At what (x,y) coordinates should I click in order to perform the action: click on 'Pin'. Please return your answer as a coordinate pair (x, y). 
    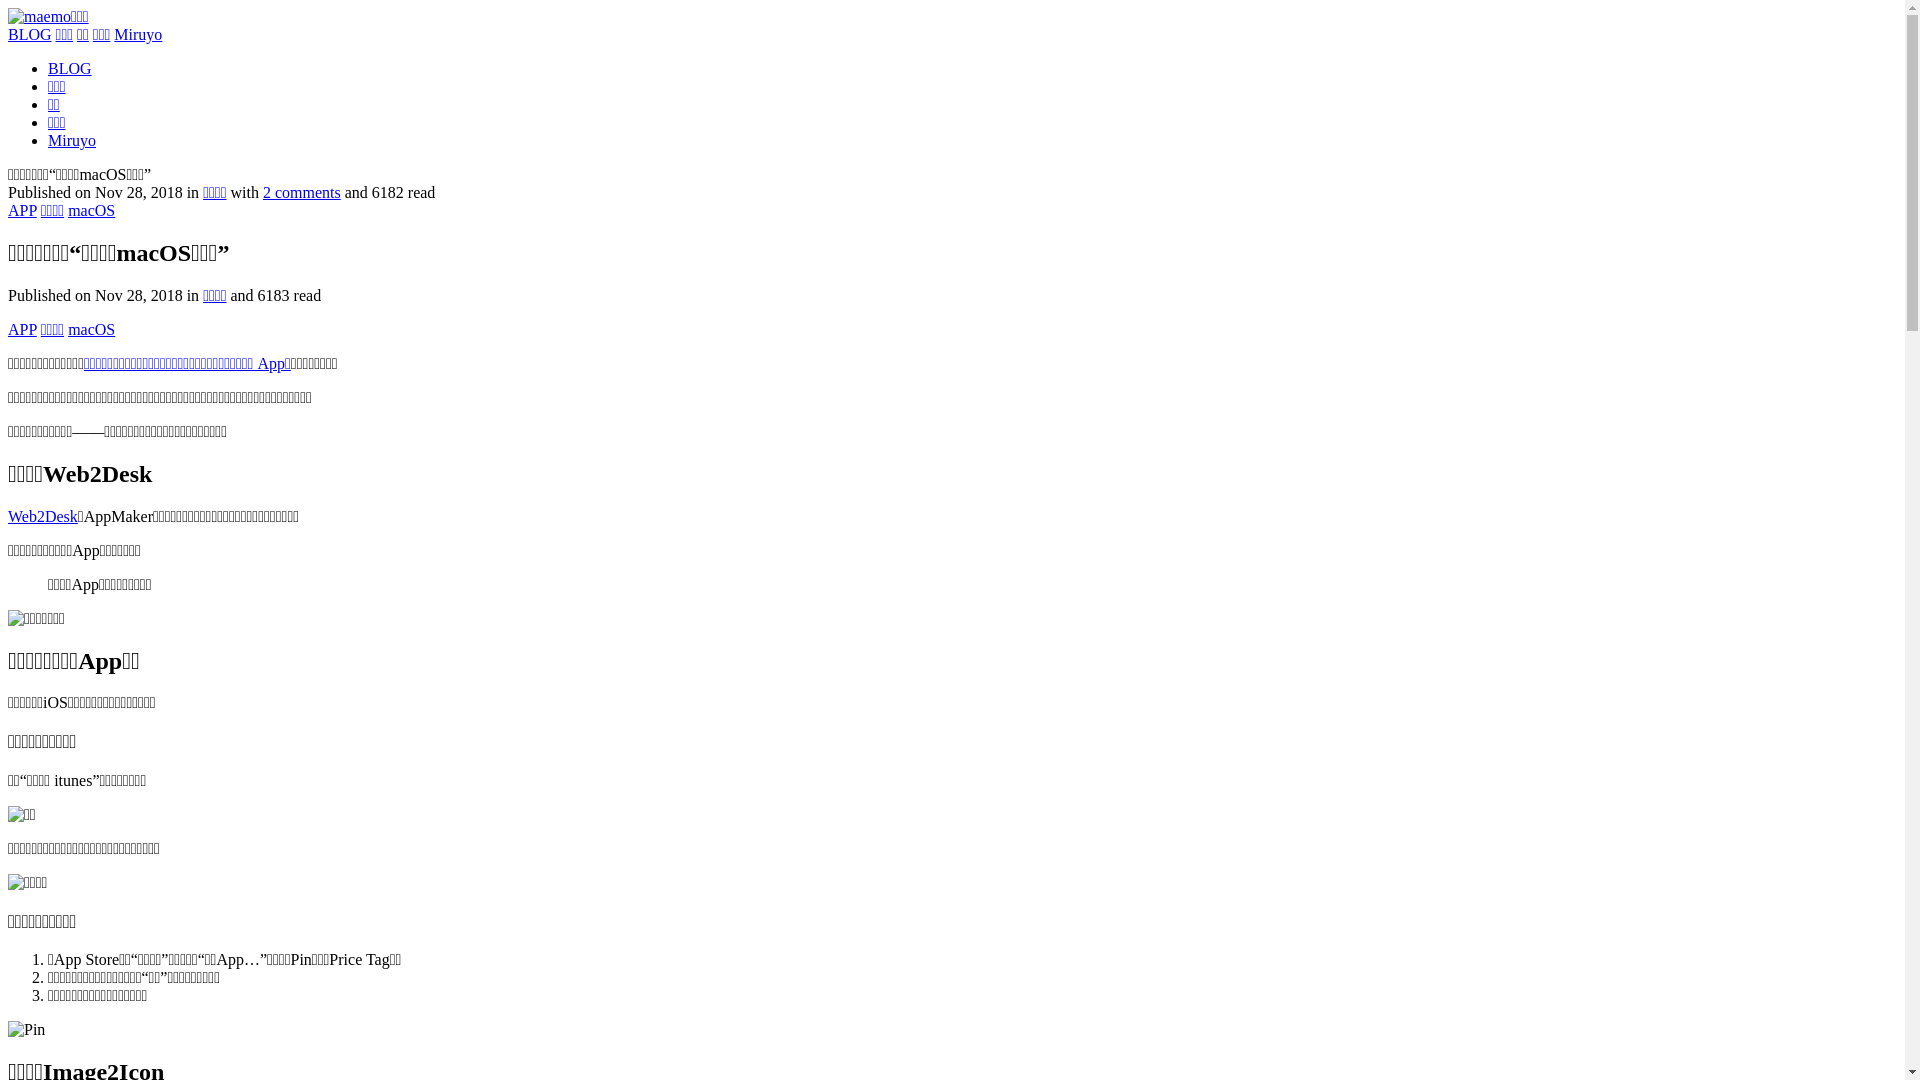
    Looking at the image, I should click on (8, 1029).